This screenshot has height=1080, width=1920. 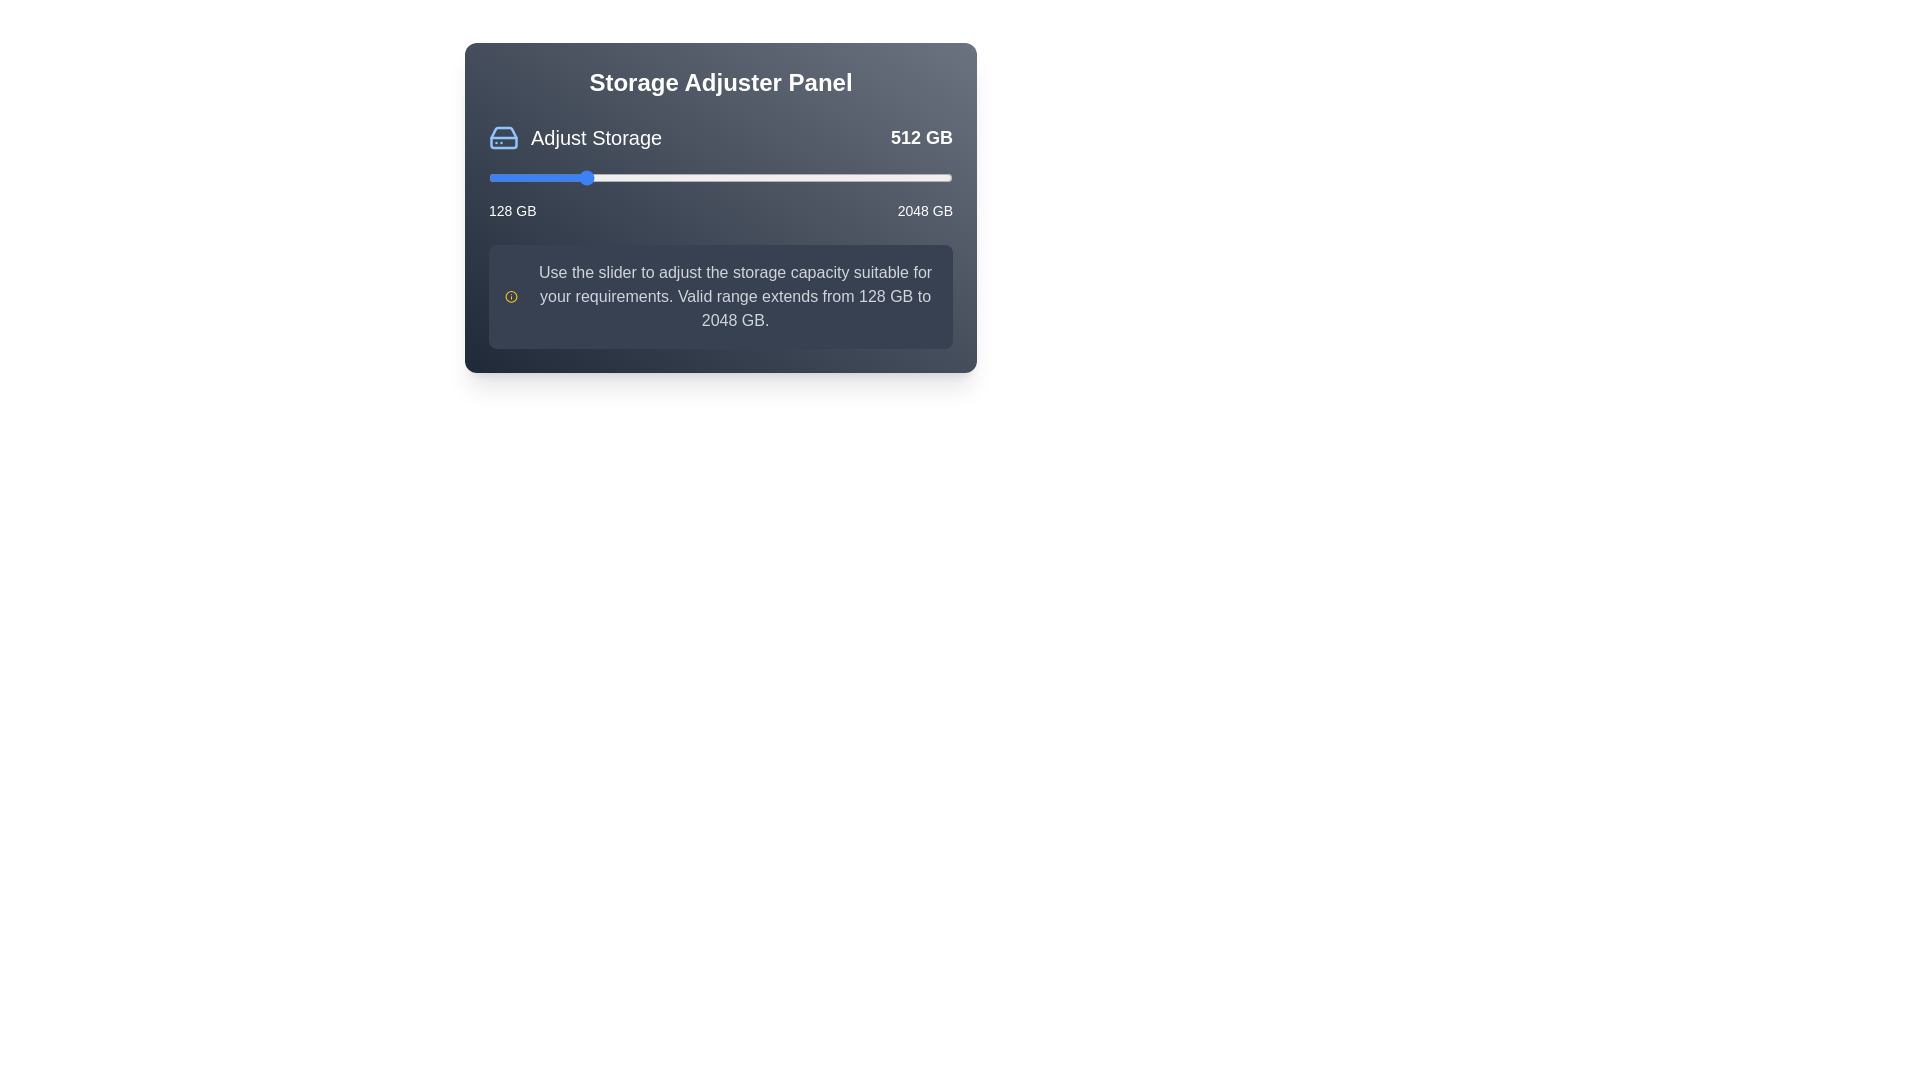 What do you see at coordinates (504, 137) in the screenshot?
I see `the small blue-tinted hard drive icon located on the left side of the 'Adjust Storage' label` at bounding box center [504, 137].